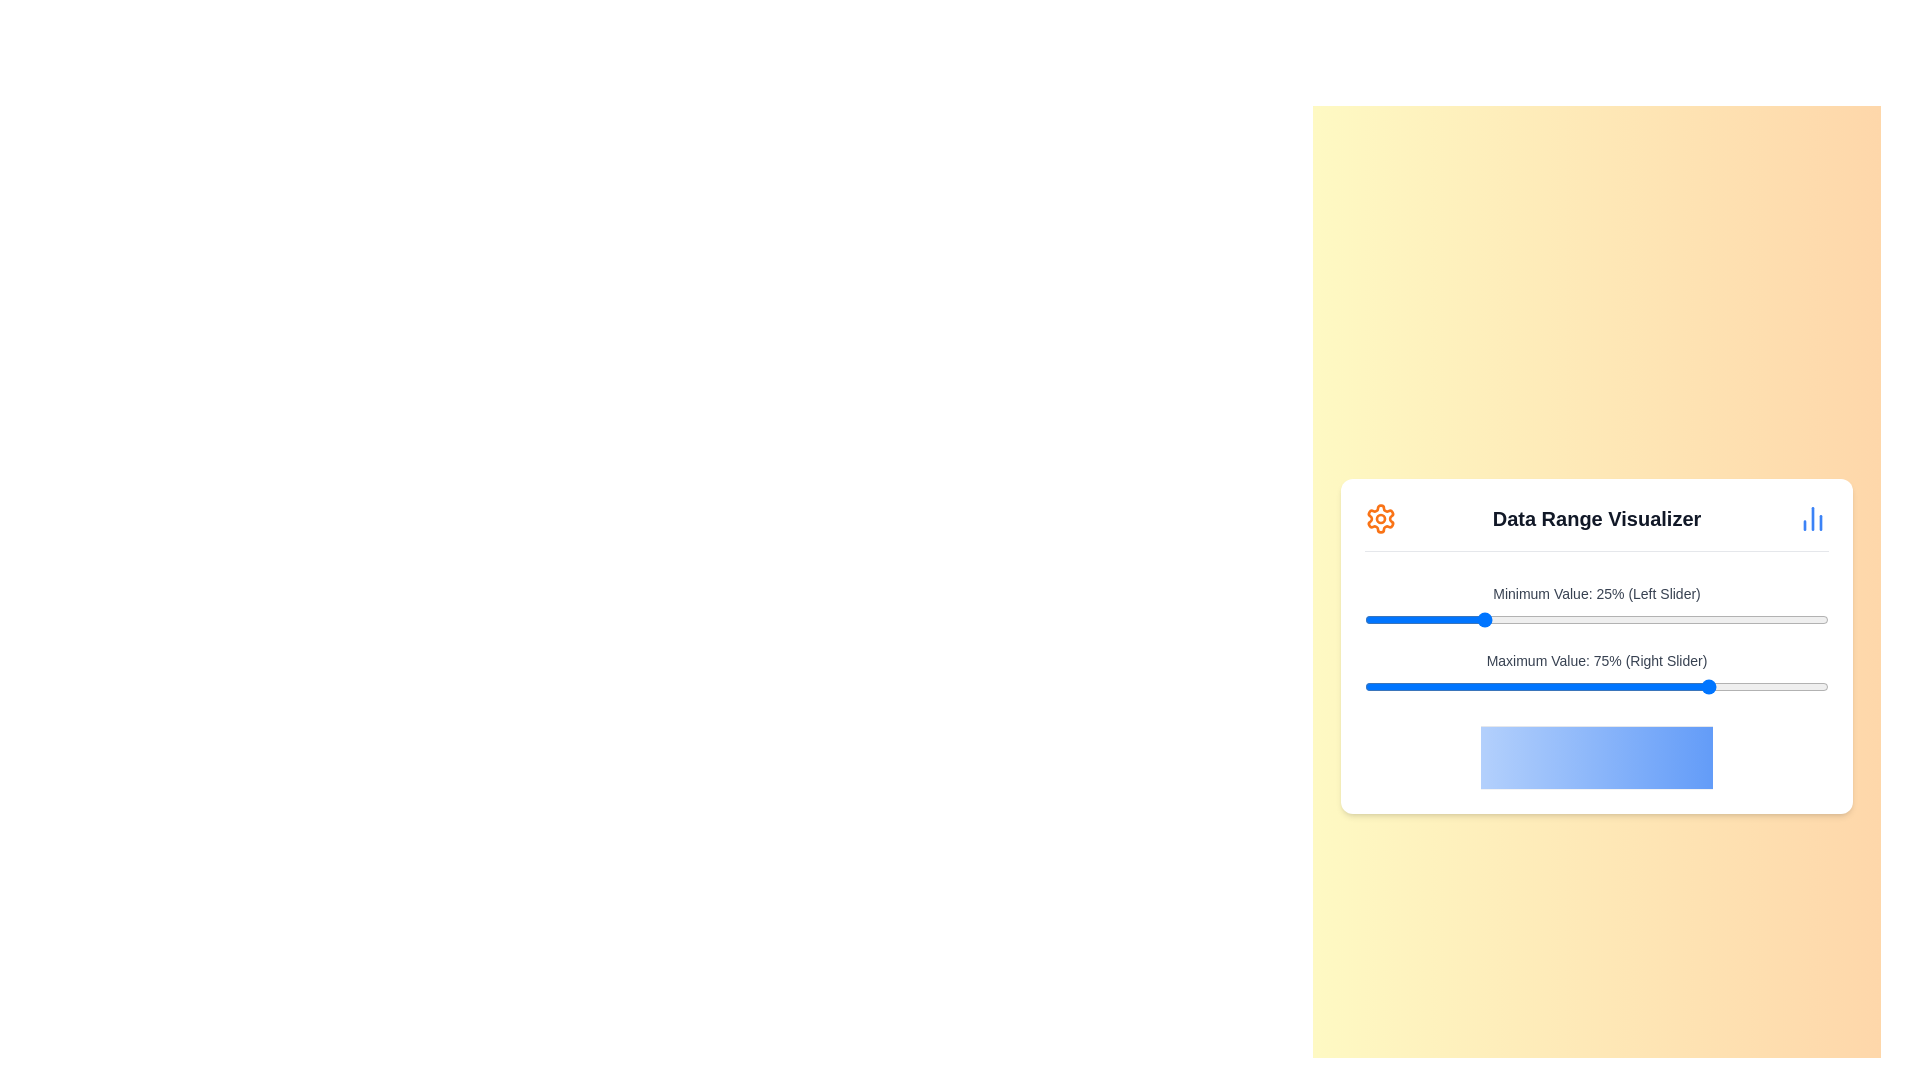  What do you see at coordinates (1499, 685) in the screenshot?
I see `the slider` at bounding box center [1499, 685].